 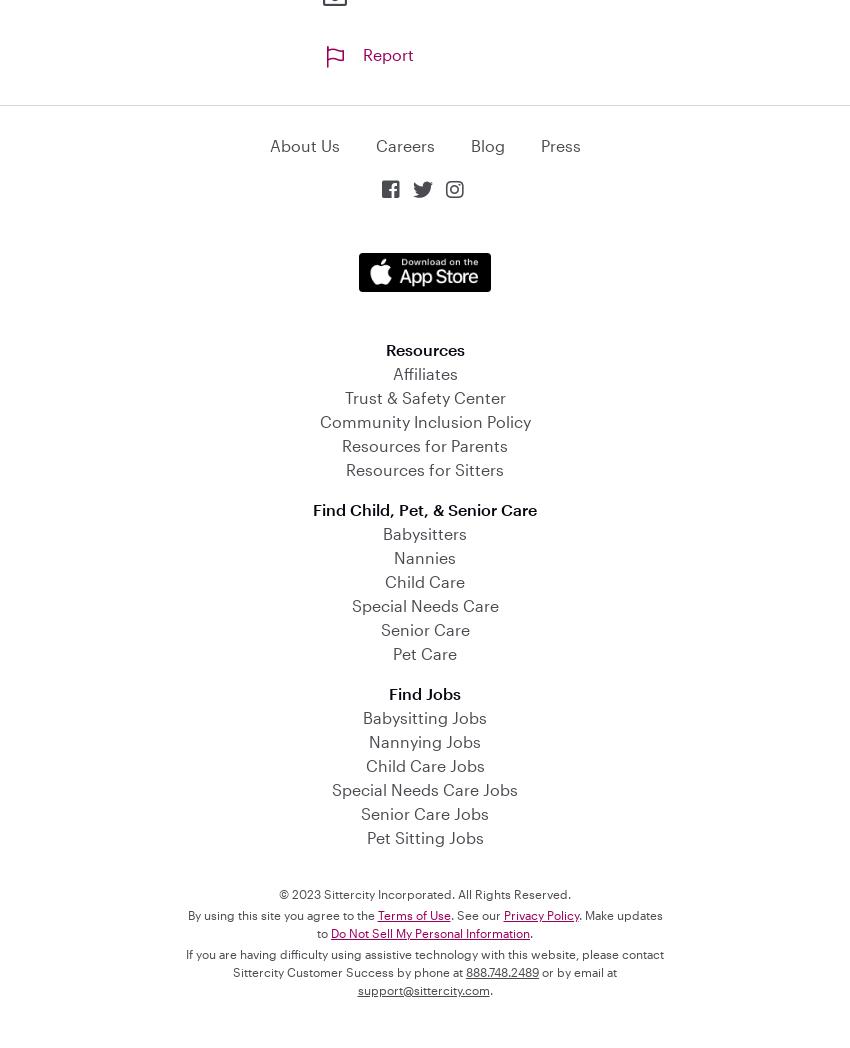 What do you see at coordinates (425, 811) in the screenshot?
I see `'Senior Care Jobs'` at bounding box center [425, 811].